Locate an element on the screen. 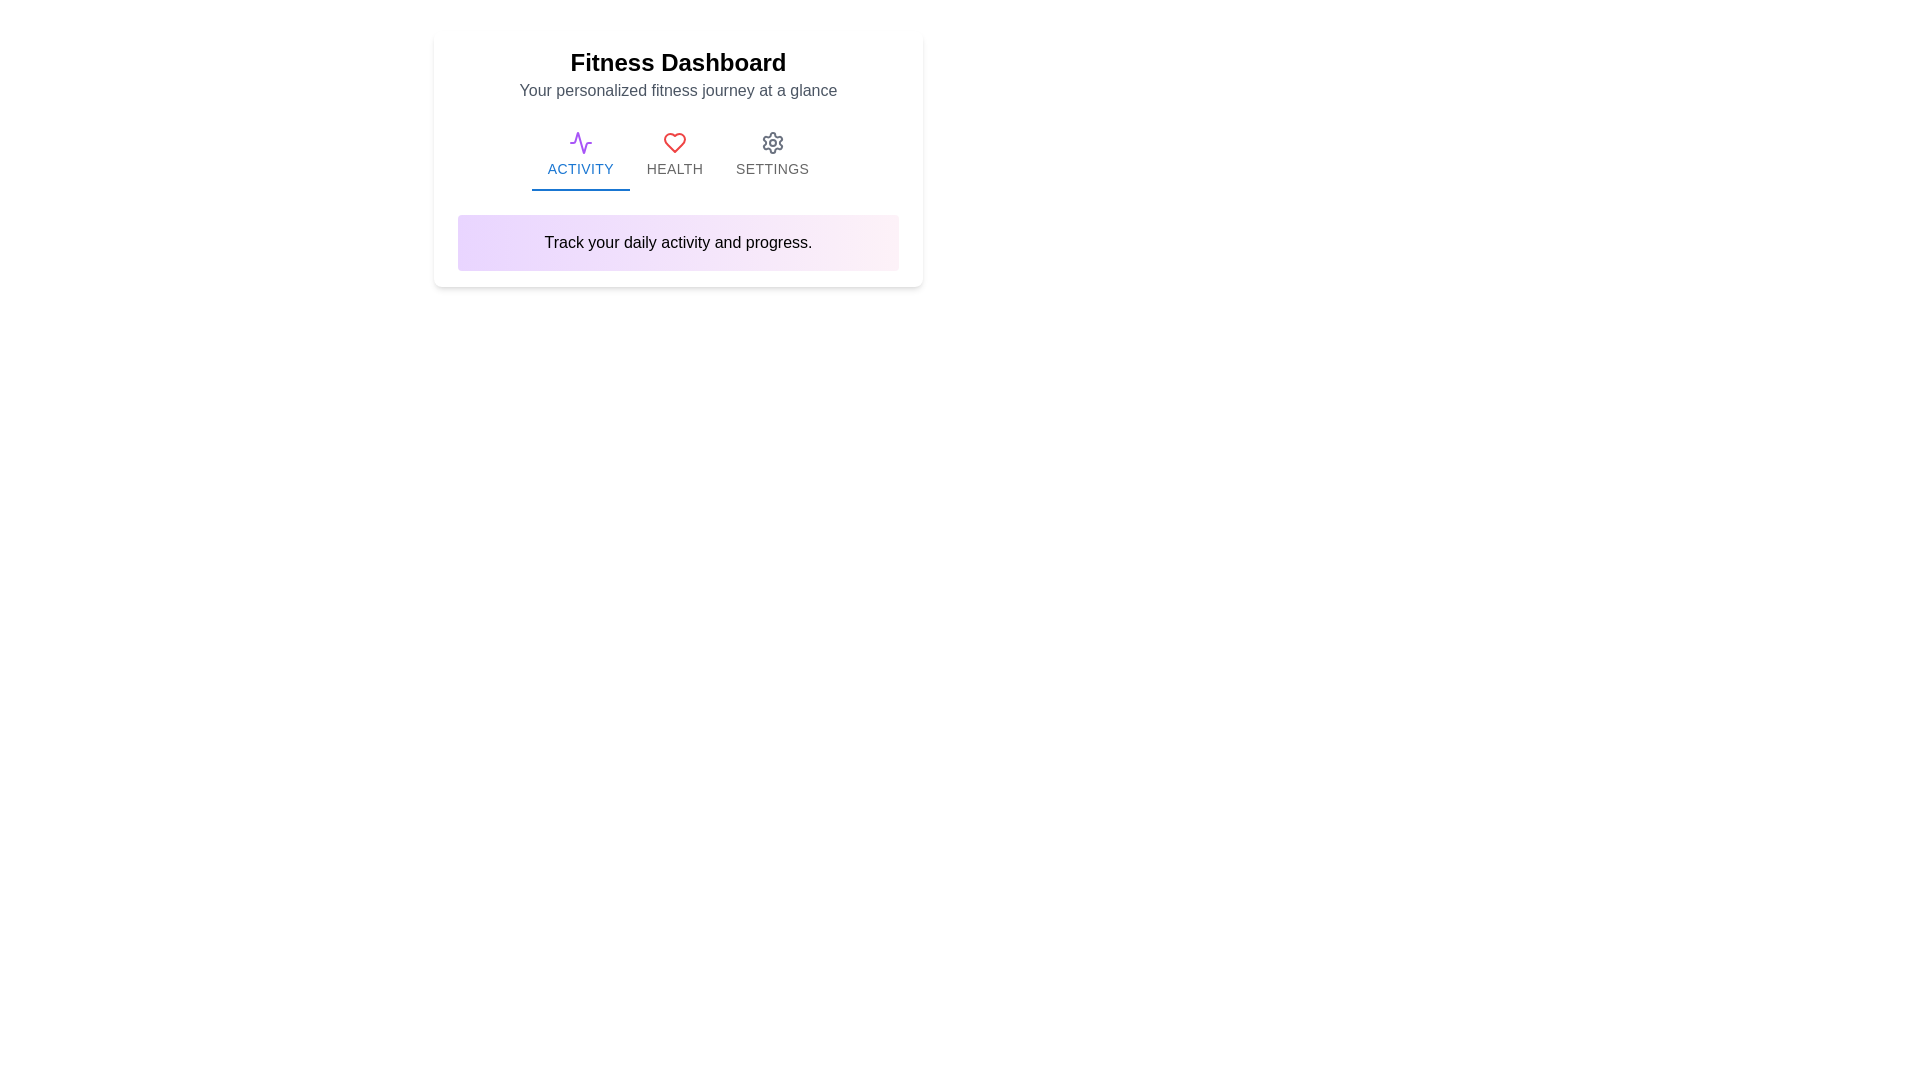 This screenshot has height=1080, width=1920. the settings icon located at the rightmost position among the tabs at the top of the 'Fitness Dashboard' card is located at coordinates (771, 142).